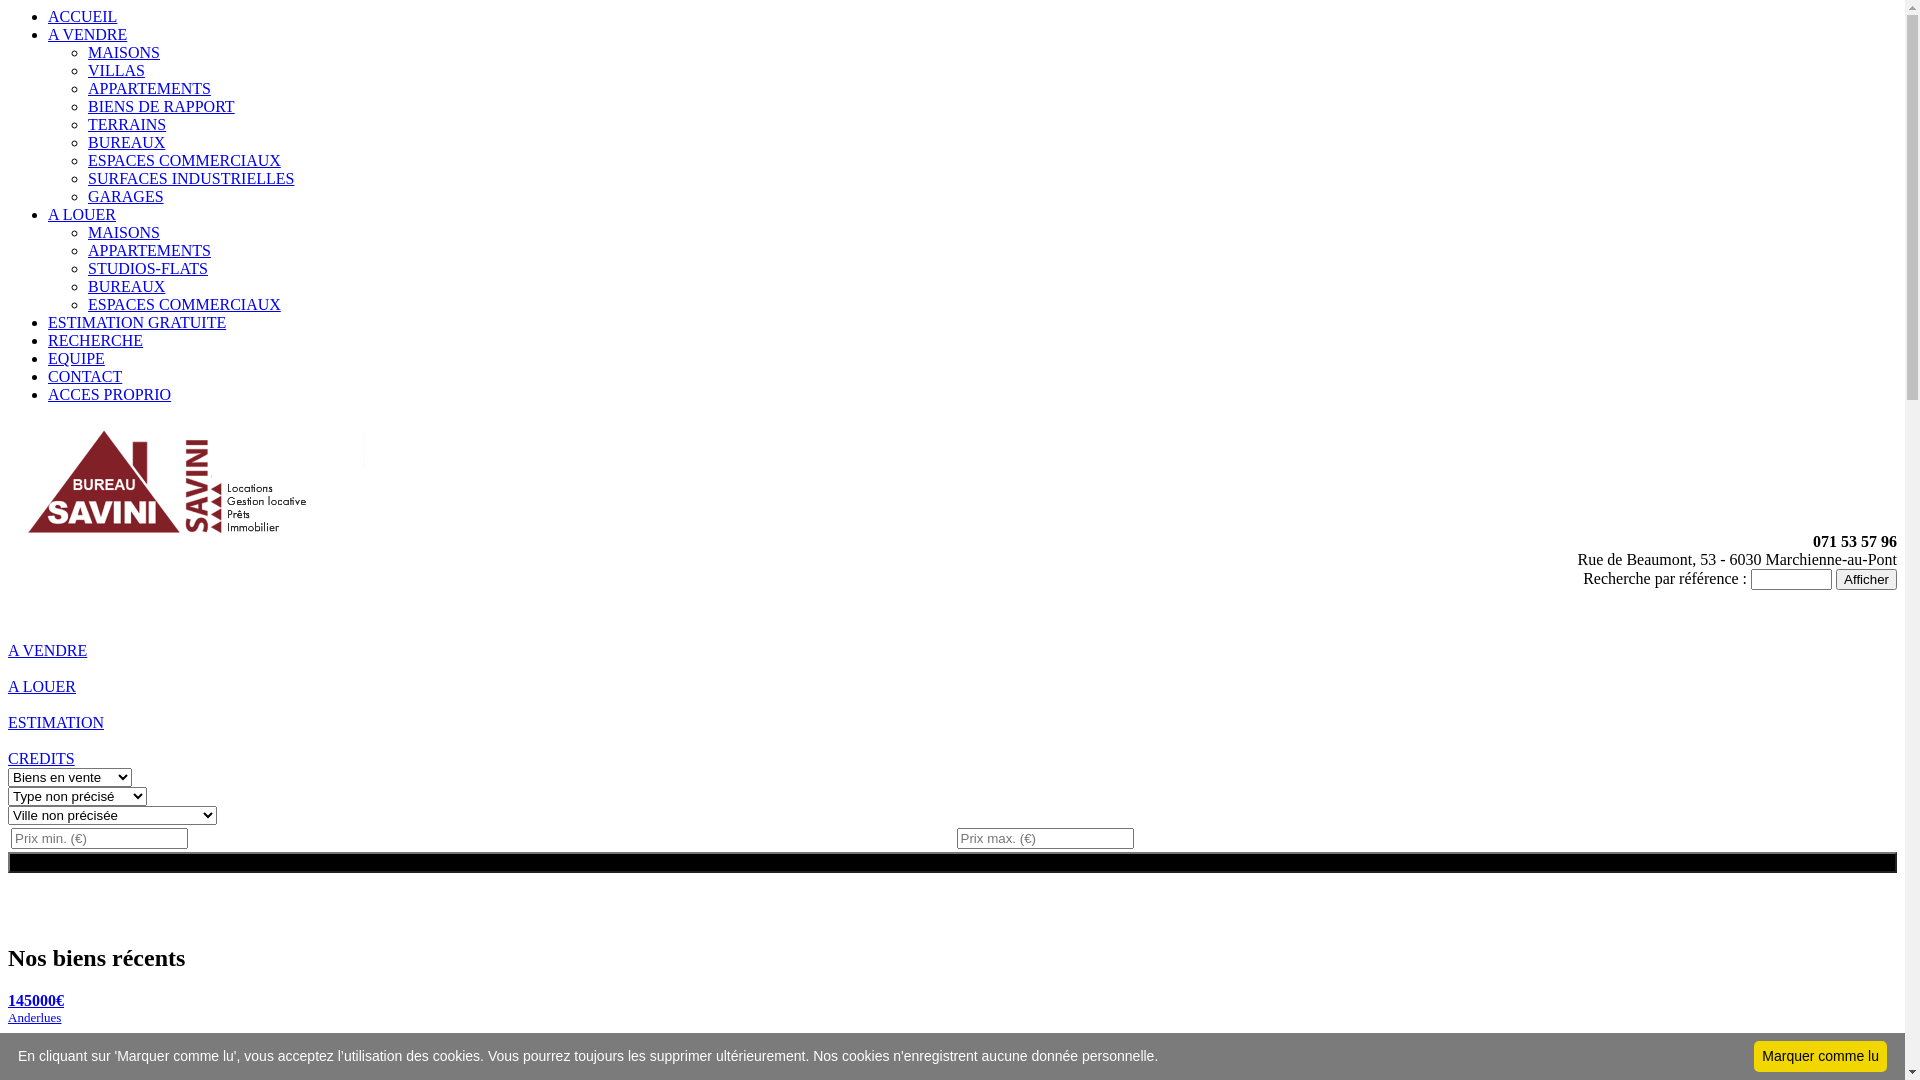  What do you see at coordinates (86, 106) in the screenshot?
I see `'BIENS DE RAPPORT'` at bounding box center [86, 106].